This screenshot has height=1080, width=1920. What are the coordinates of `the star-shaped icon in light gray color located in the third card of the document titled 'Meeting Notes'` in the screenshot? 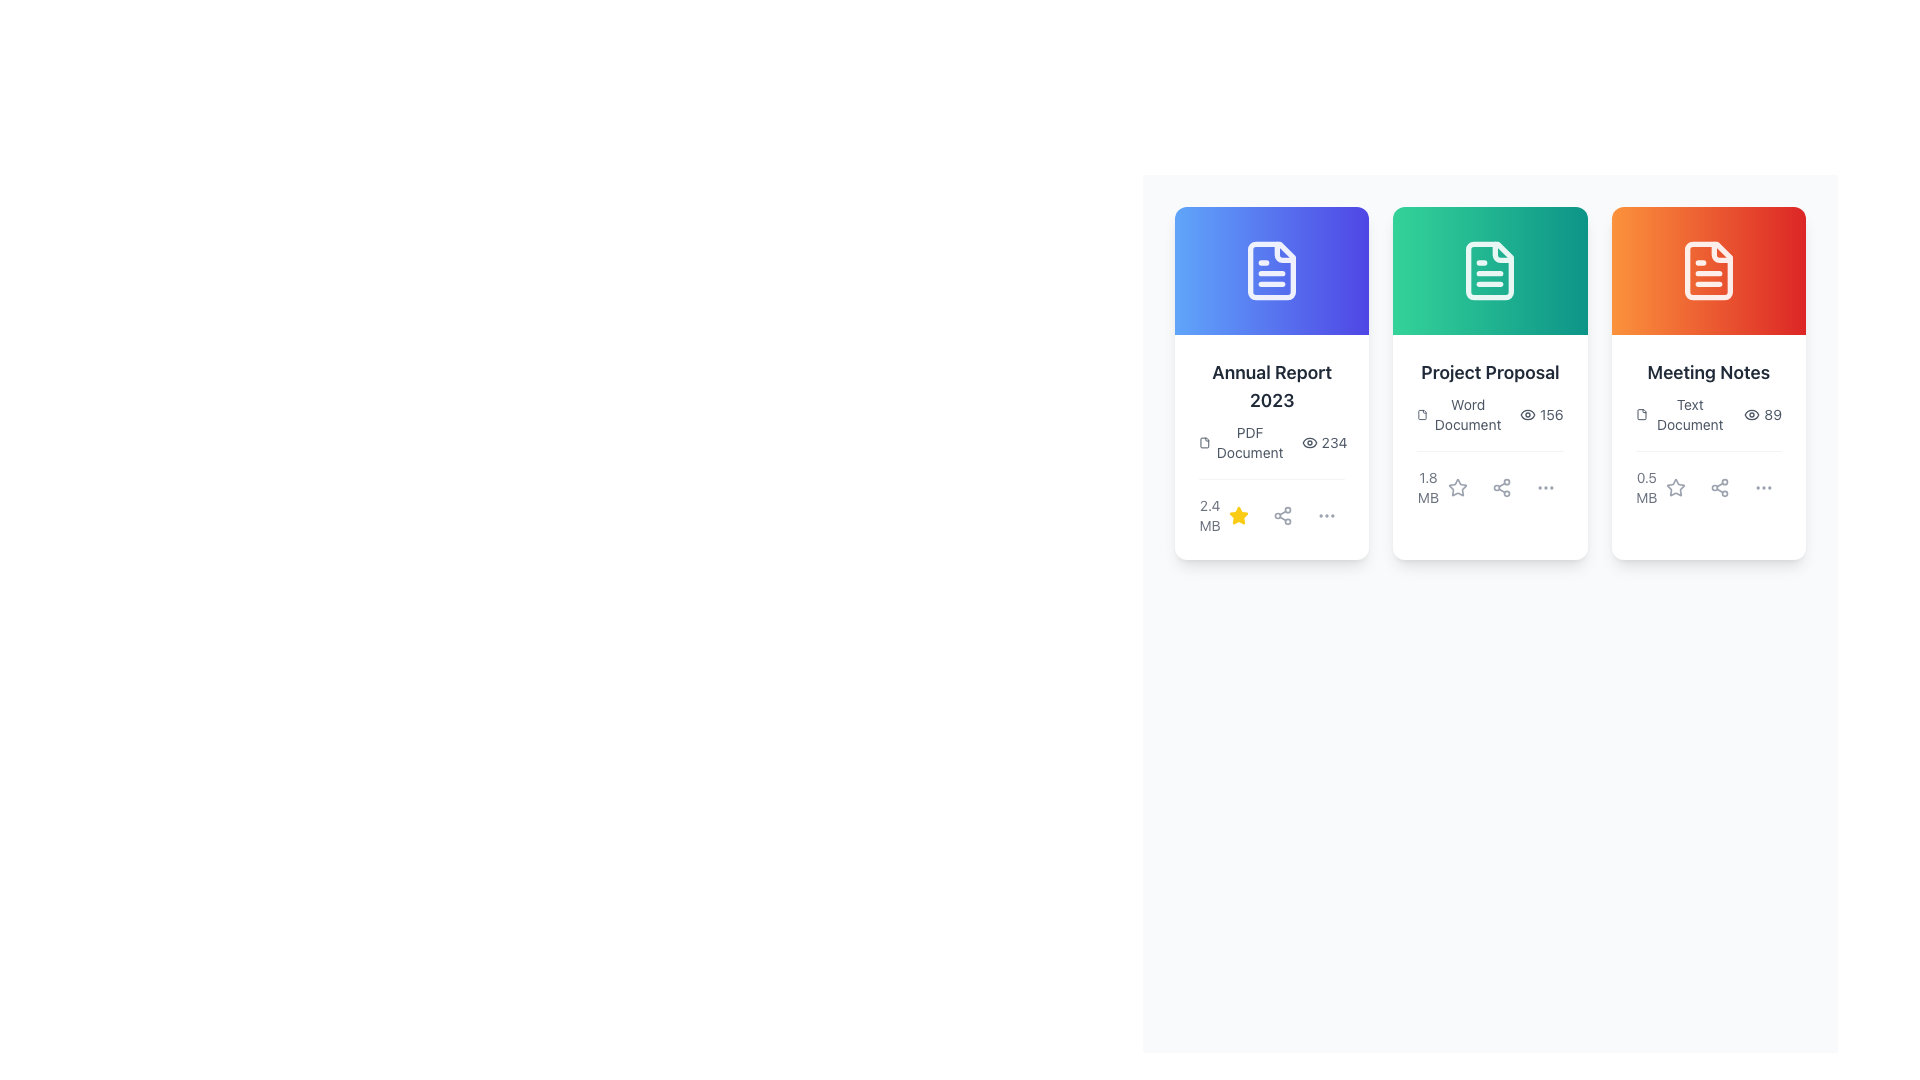 It's located at (1675, 488).